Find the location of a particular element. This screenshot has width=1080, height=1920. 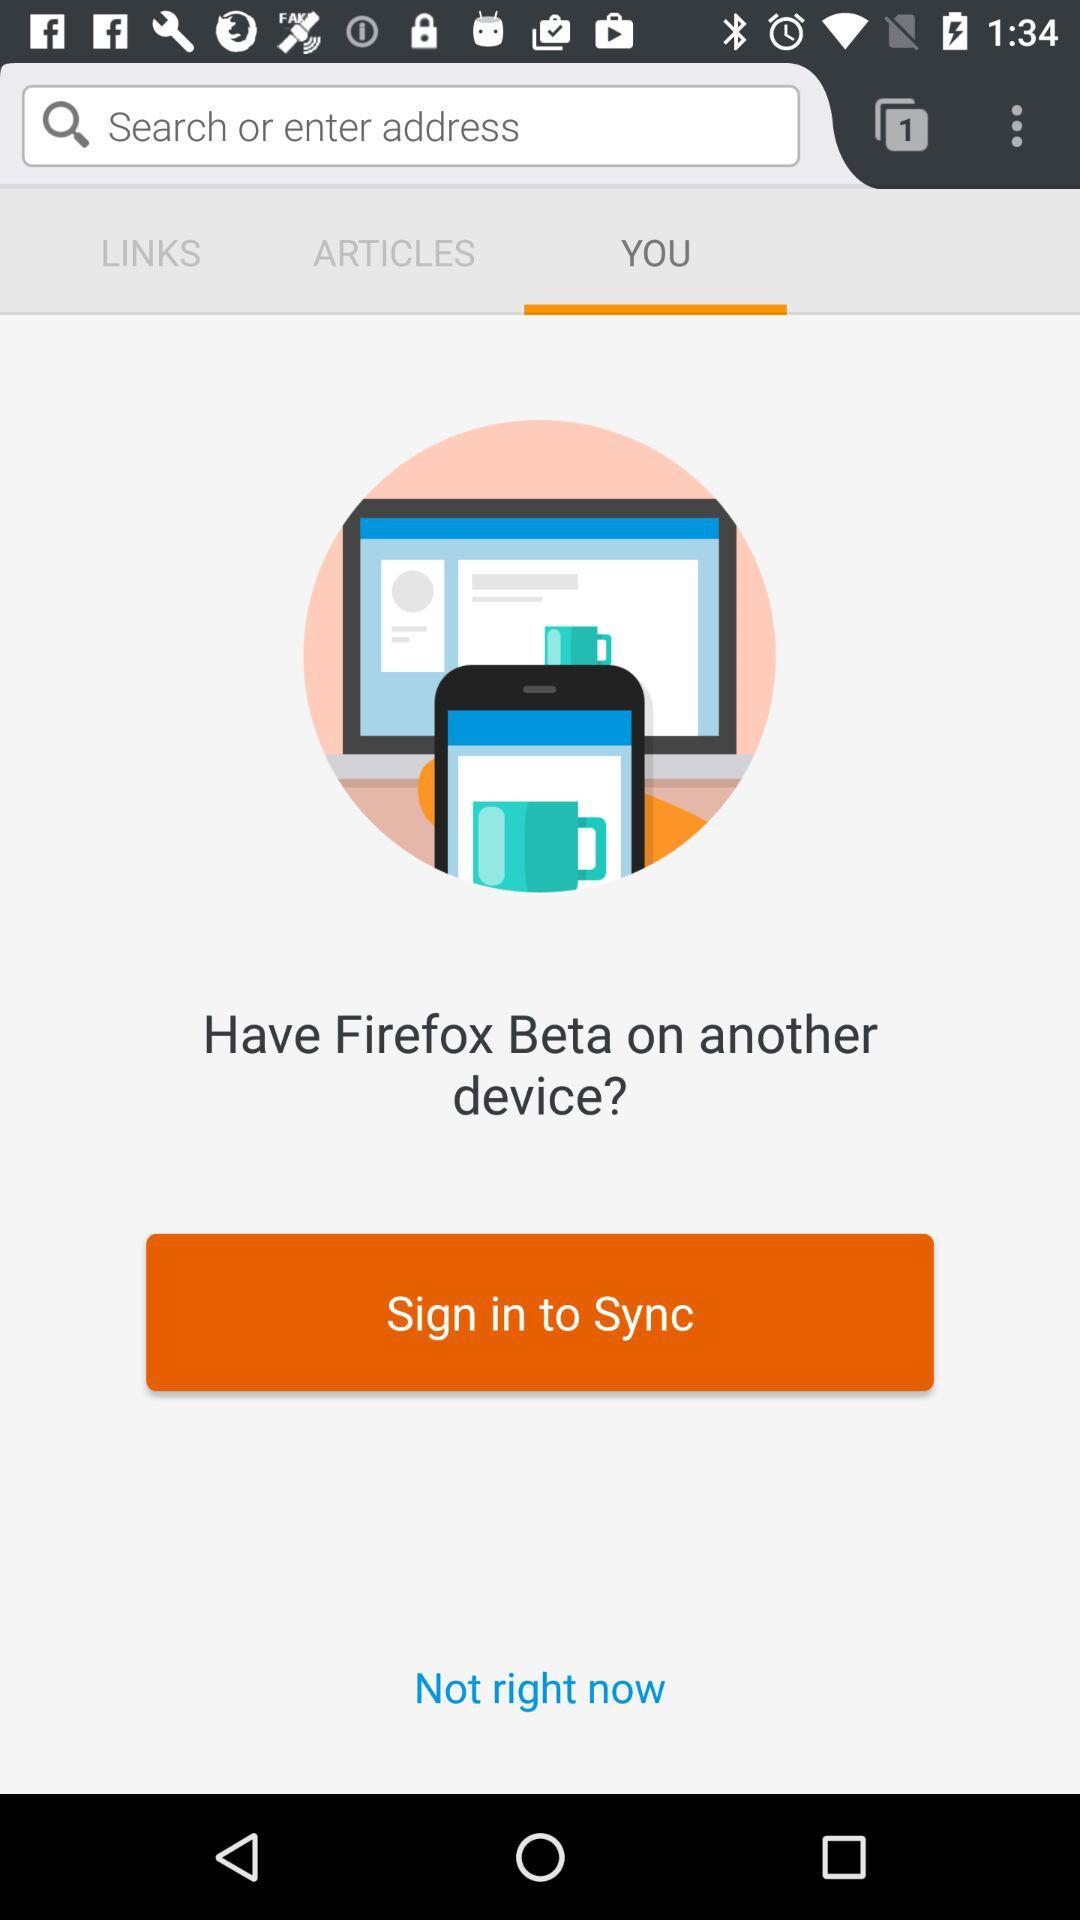

the image in middle of the page is located at coordinates (540, 656).